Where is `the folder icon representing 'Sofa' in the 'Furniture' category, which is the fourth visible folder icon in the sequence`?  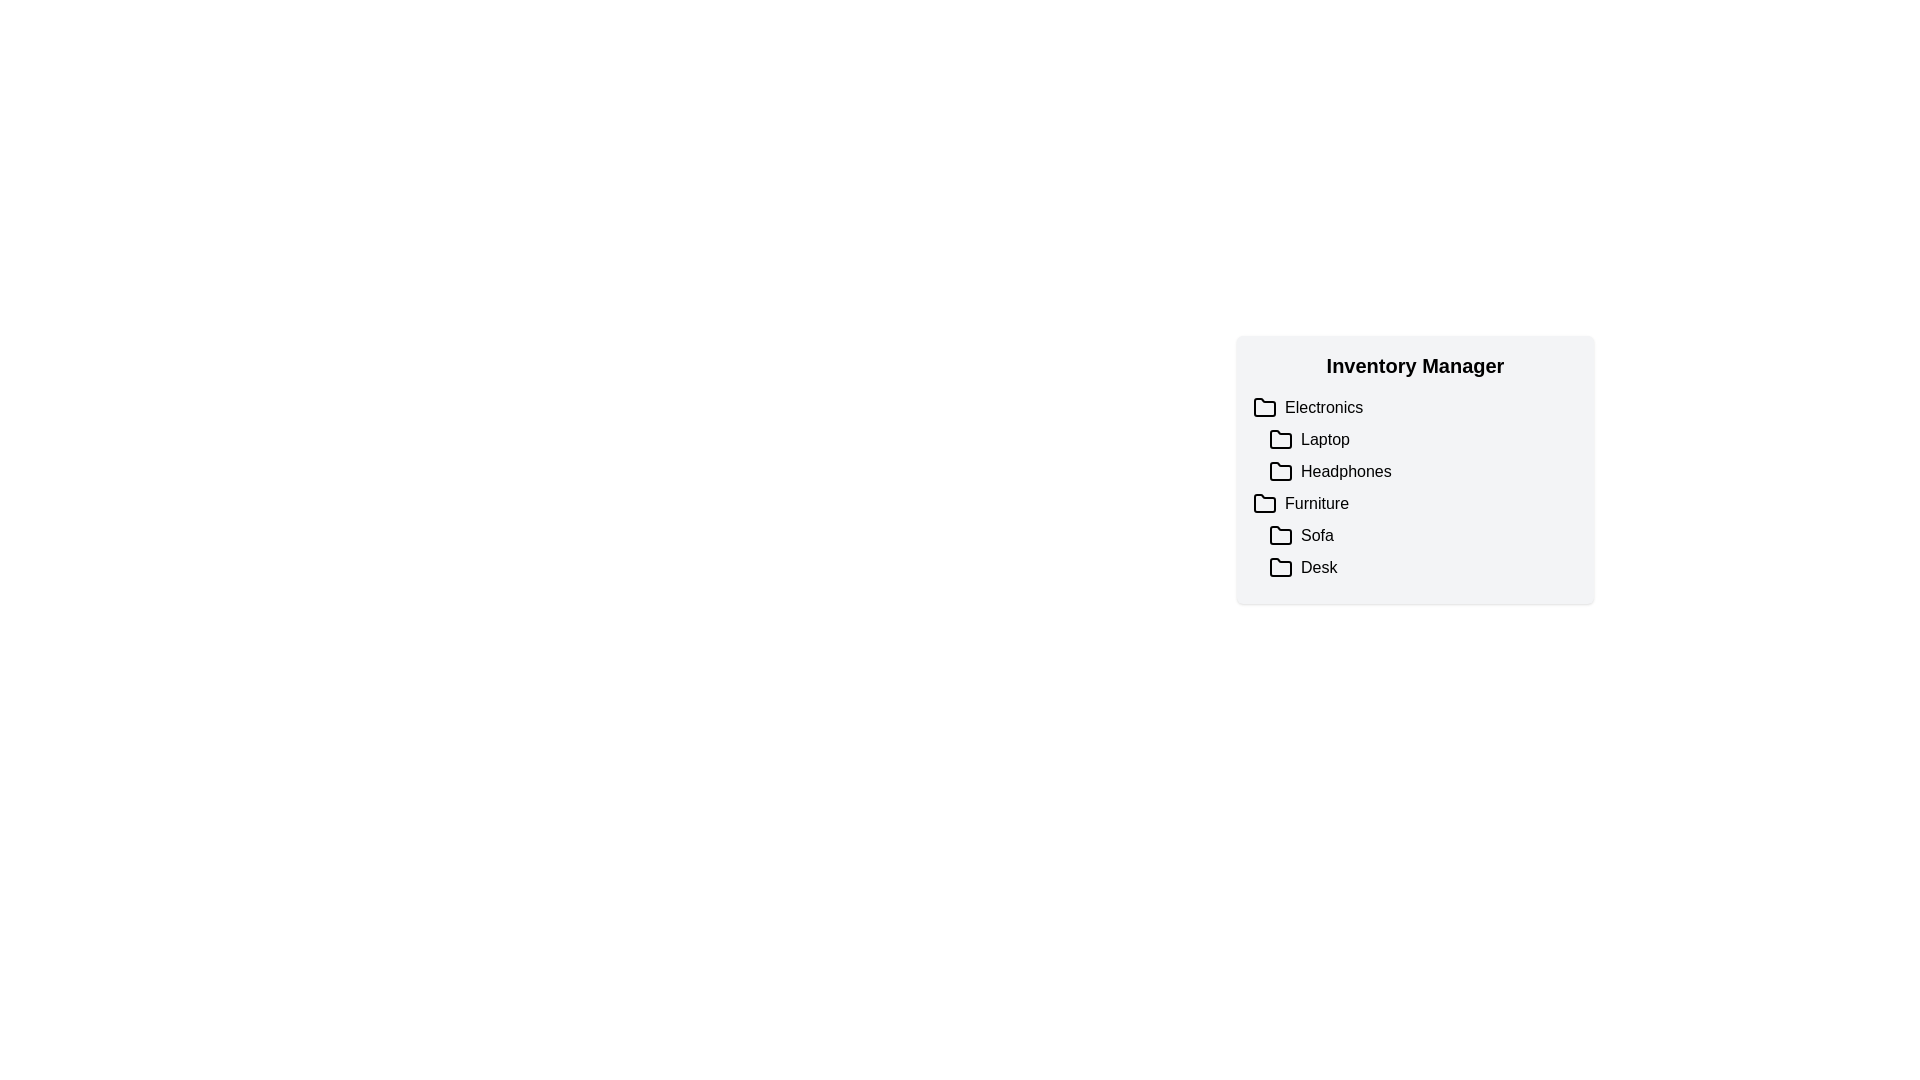 the folder icon representing 'Sofa' in the 'Furniture' category, which is the fourth visible folder icon in the sequence is located at coordinates (1281, 534).